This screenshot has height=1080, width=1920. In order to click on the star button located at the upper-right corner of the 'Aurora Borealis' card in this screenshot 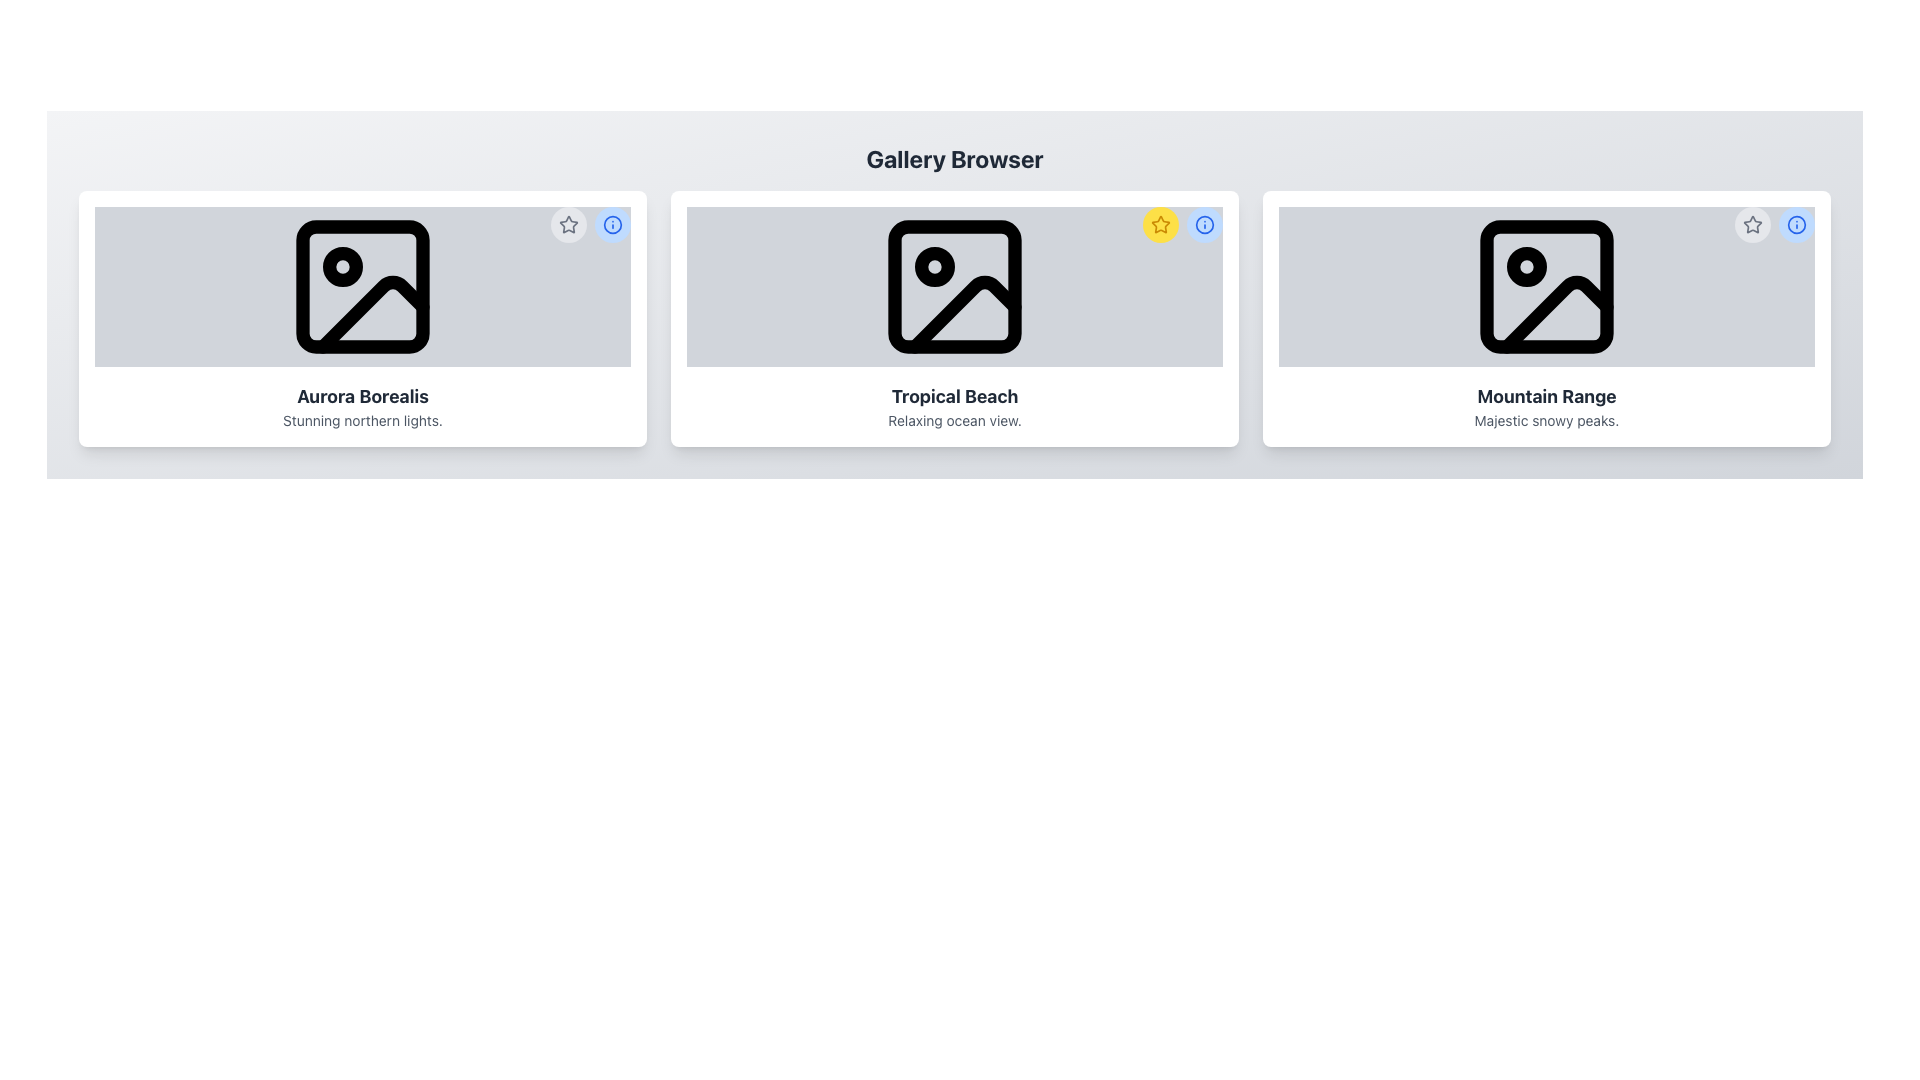, I will do `click(568, 224)`.